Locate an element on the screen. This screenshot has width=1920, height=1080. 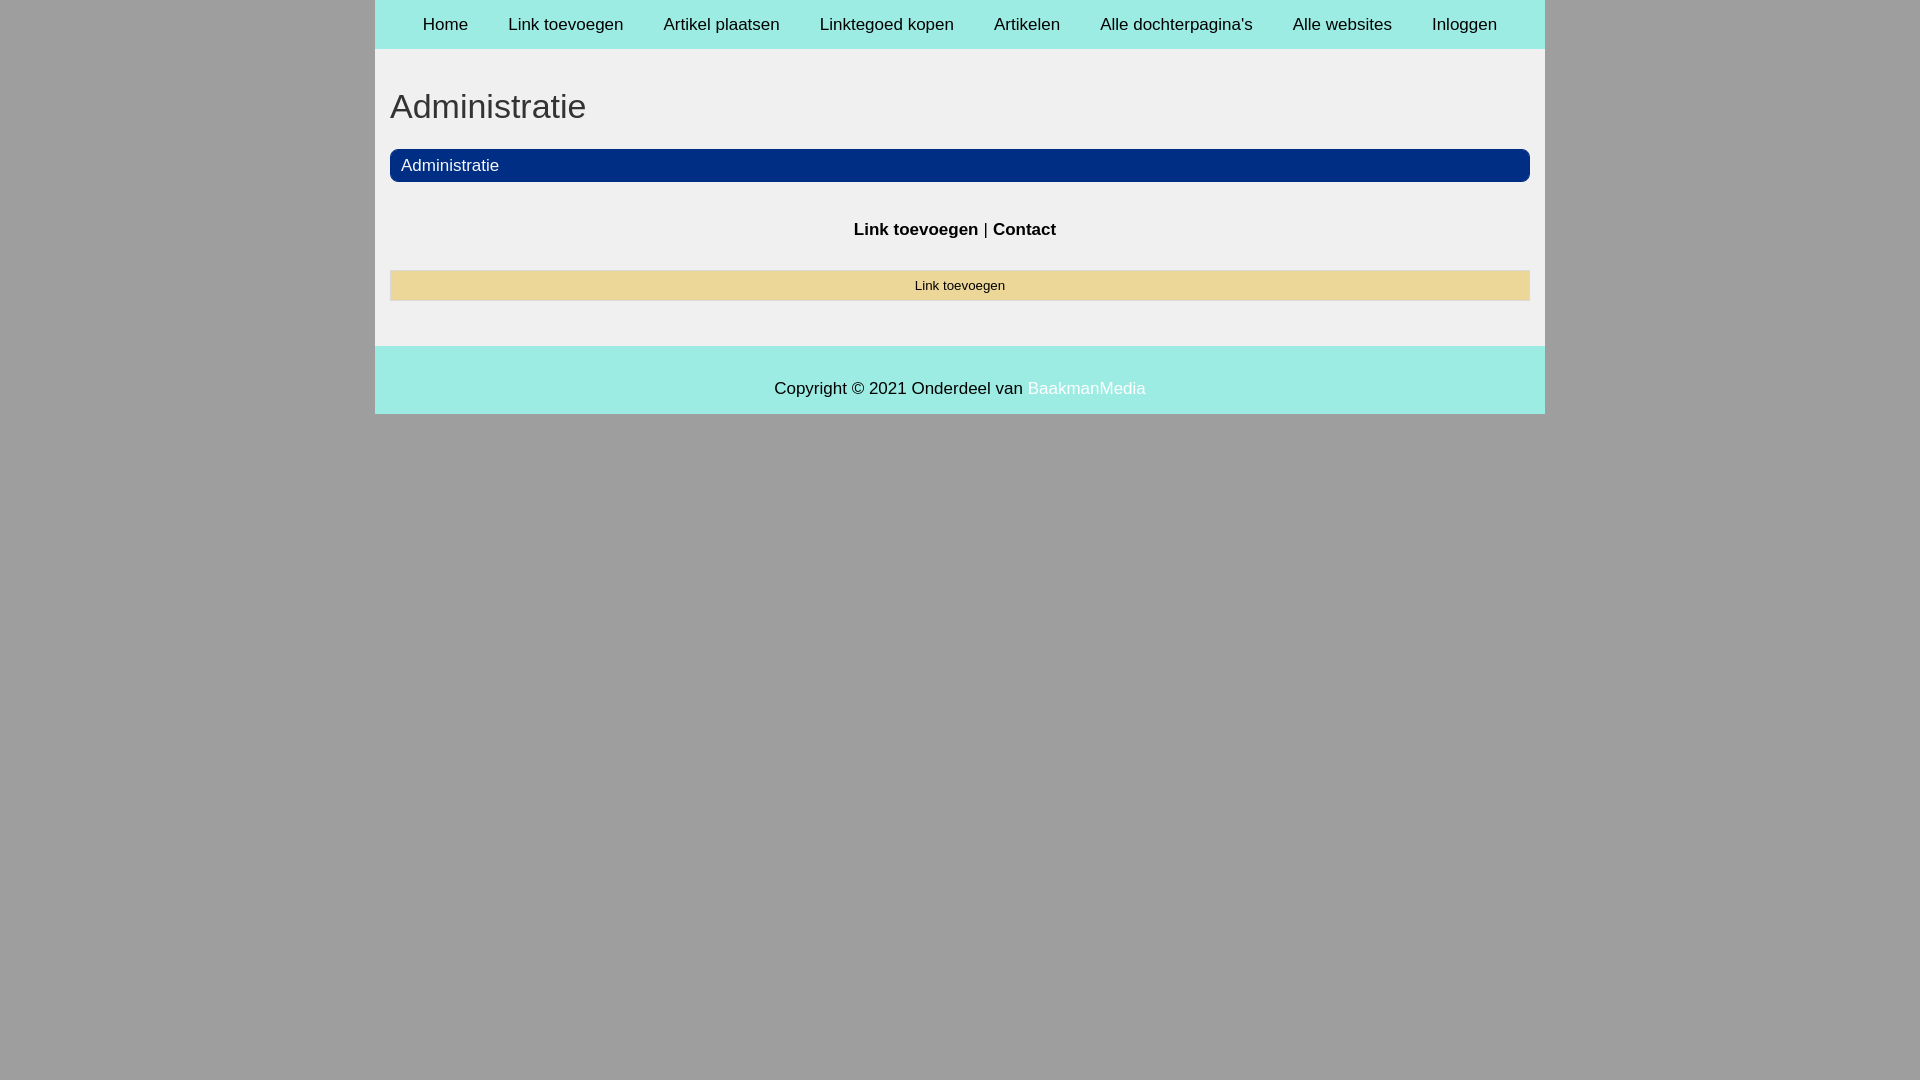
'Linktegoed kopen' is located at coordinates (800, 24).